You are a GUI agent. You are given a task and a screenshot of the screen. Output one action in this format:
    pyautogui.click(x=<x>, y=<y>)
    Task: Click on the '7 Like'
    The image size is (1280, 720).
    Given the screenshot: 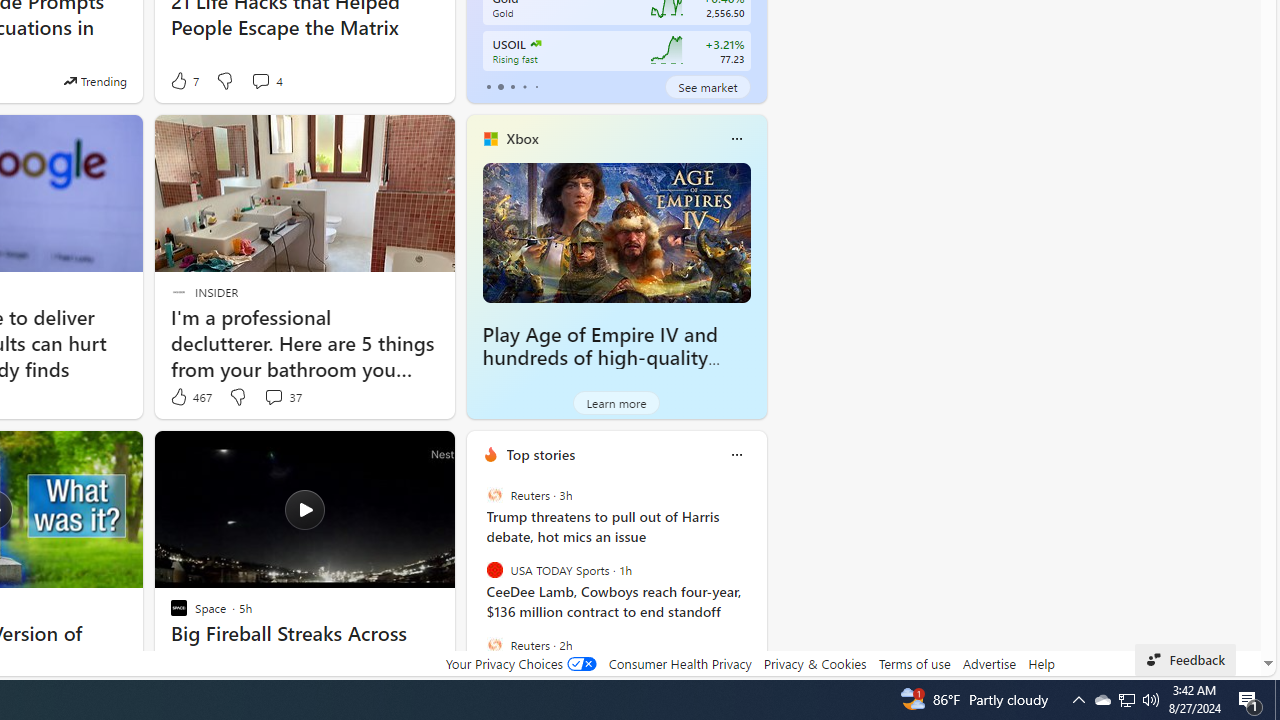 What is the action you would take?
    pyautogui.click(x=183, y=80)
    